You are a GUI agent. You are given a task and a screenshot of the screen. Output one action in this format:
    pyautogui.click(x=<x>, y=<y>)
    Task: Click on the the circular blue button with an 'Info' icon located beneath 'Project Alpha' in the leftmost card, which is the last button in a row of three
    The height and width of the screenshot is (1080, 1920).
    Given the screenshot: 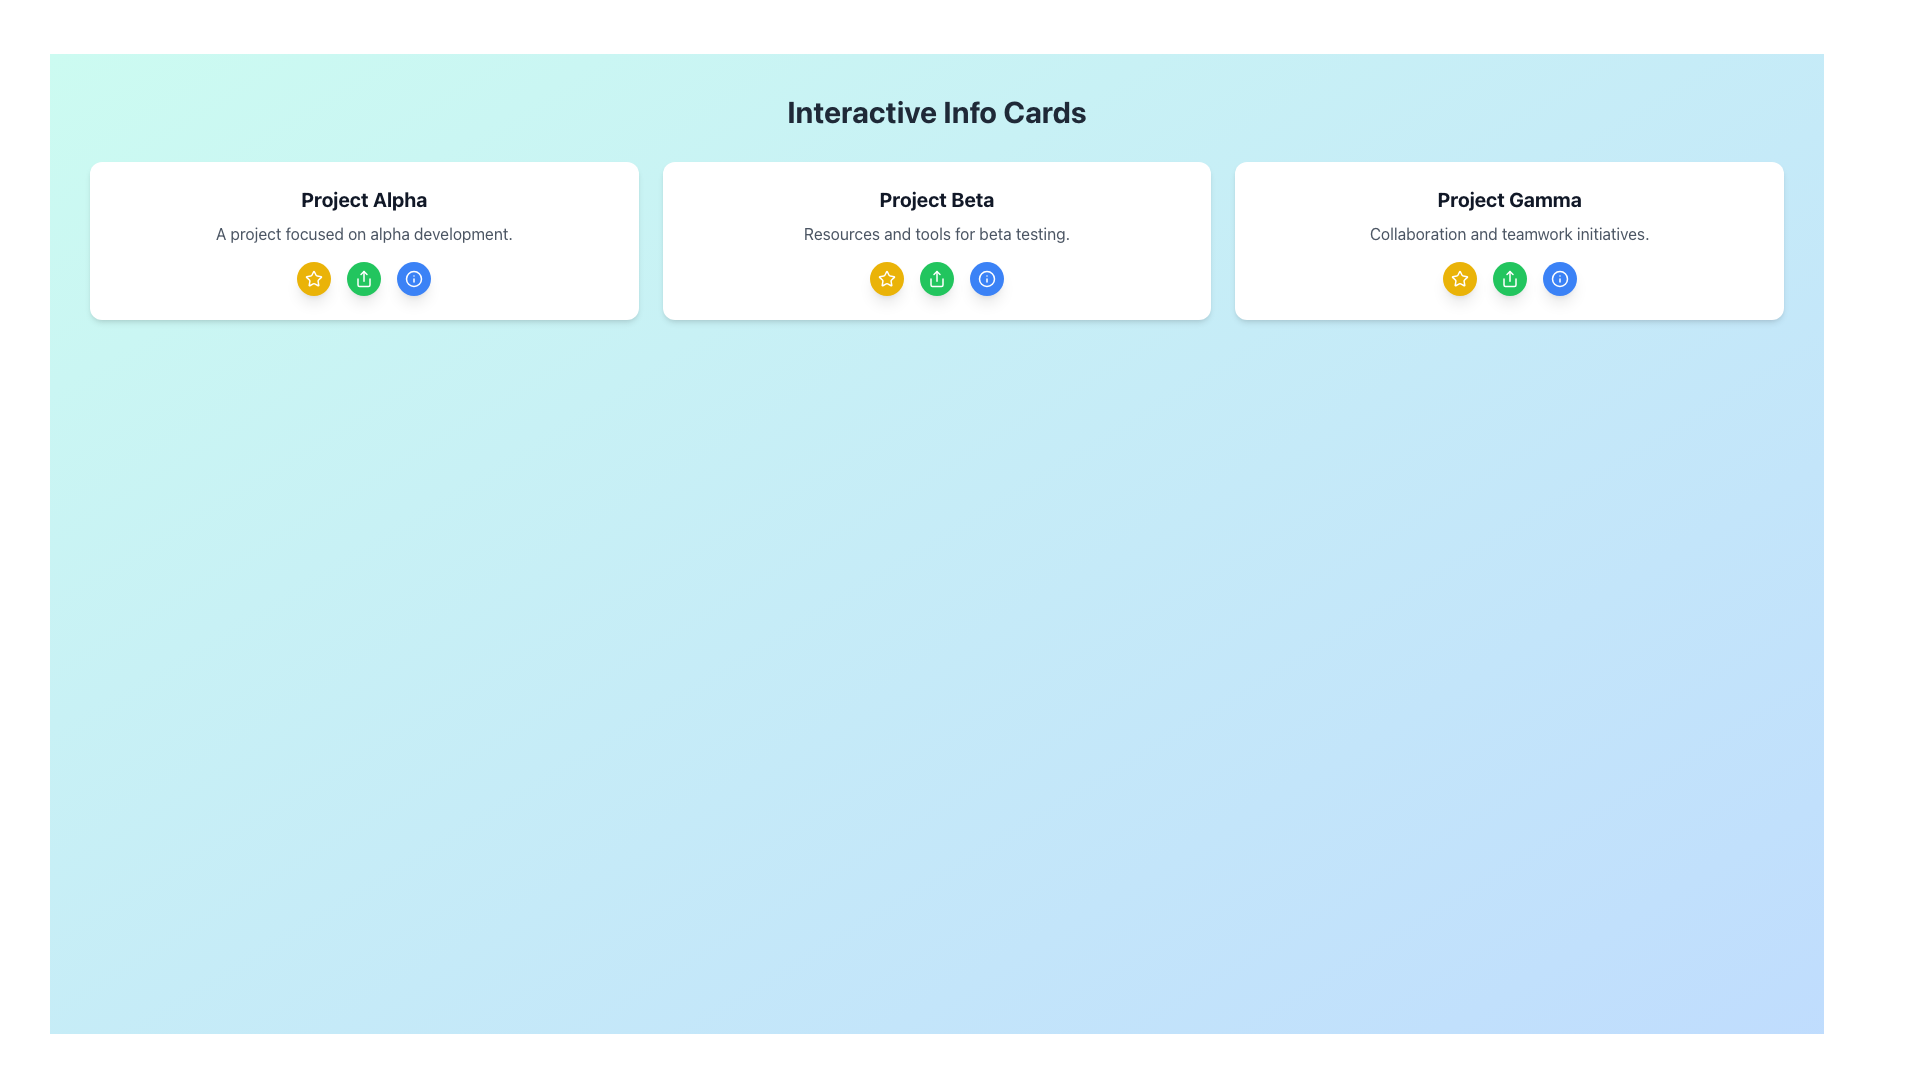 What is the action you would take?
    pyautogui.click(x=413, y=278)
    